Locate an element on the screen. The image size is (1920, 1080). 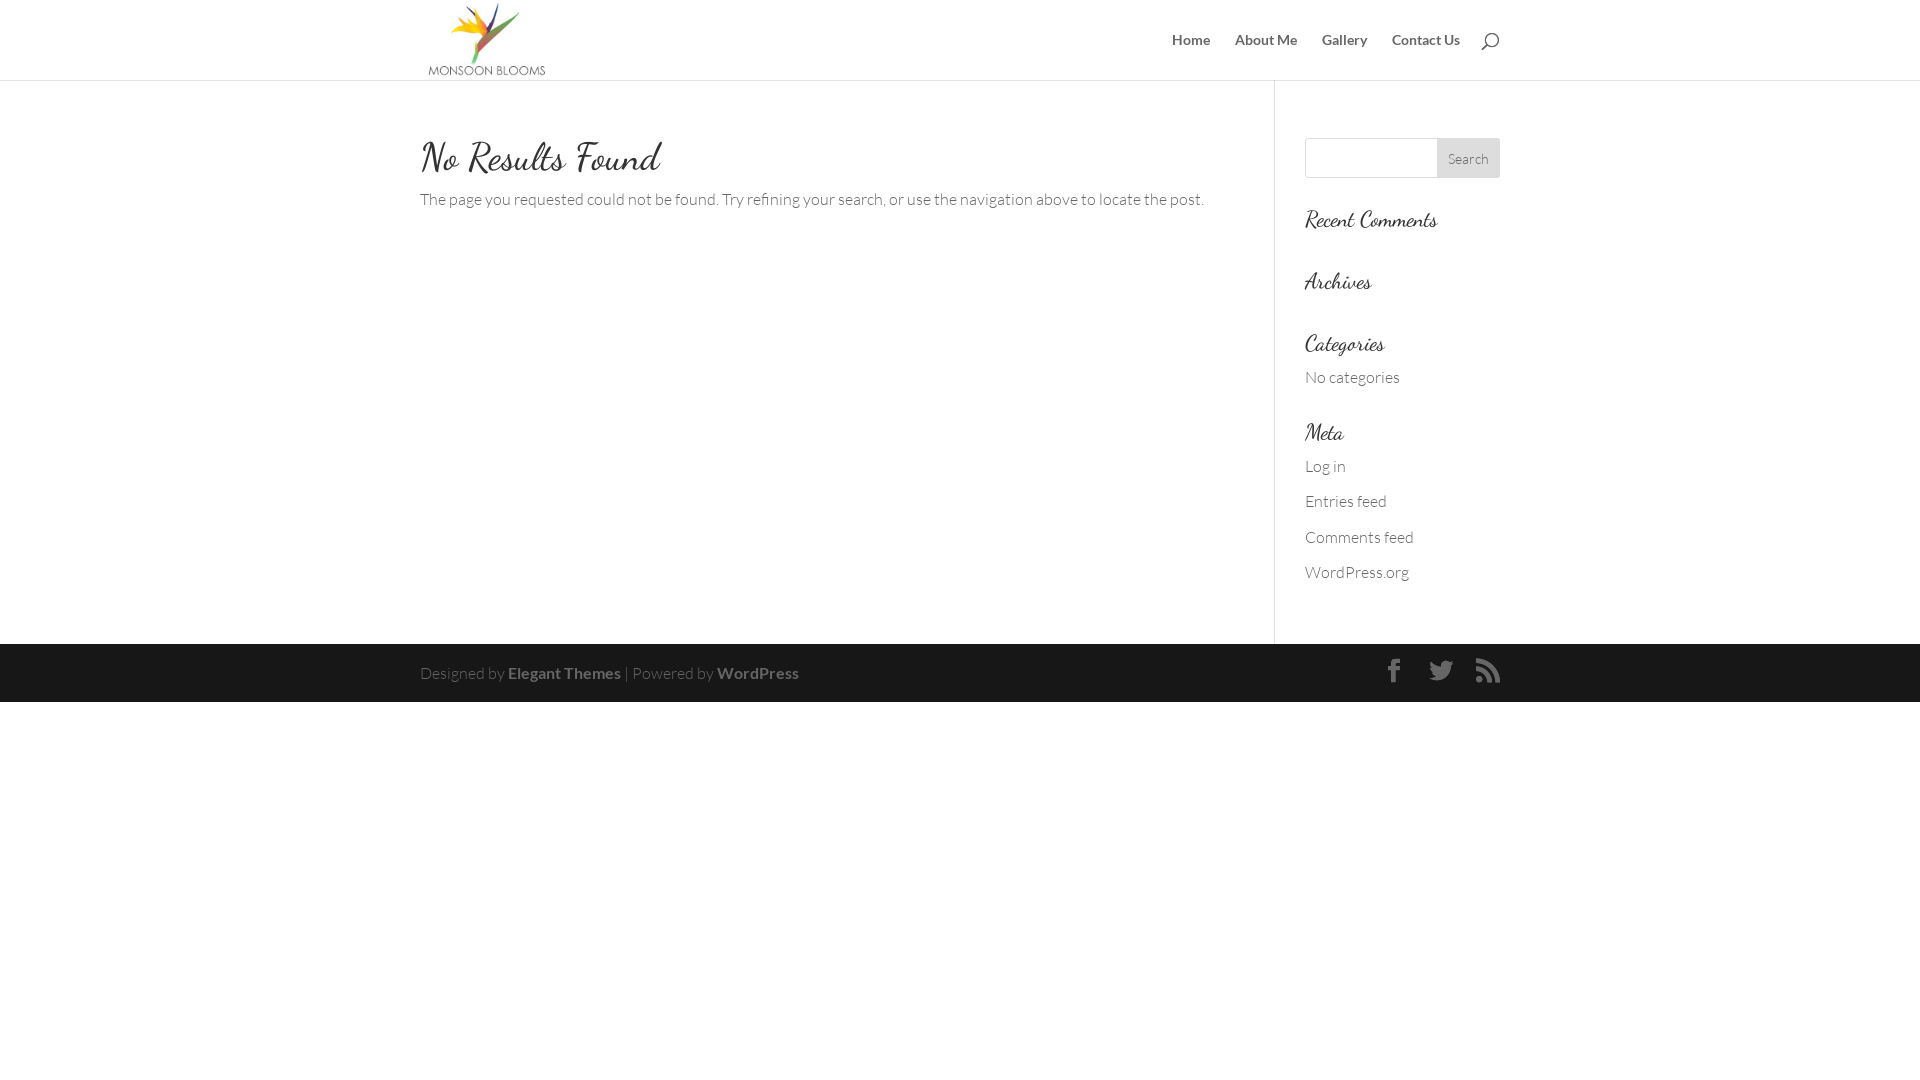
'WordPress' is located at coordinates (757, 672).